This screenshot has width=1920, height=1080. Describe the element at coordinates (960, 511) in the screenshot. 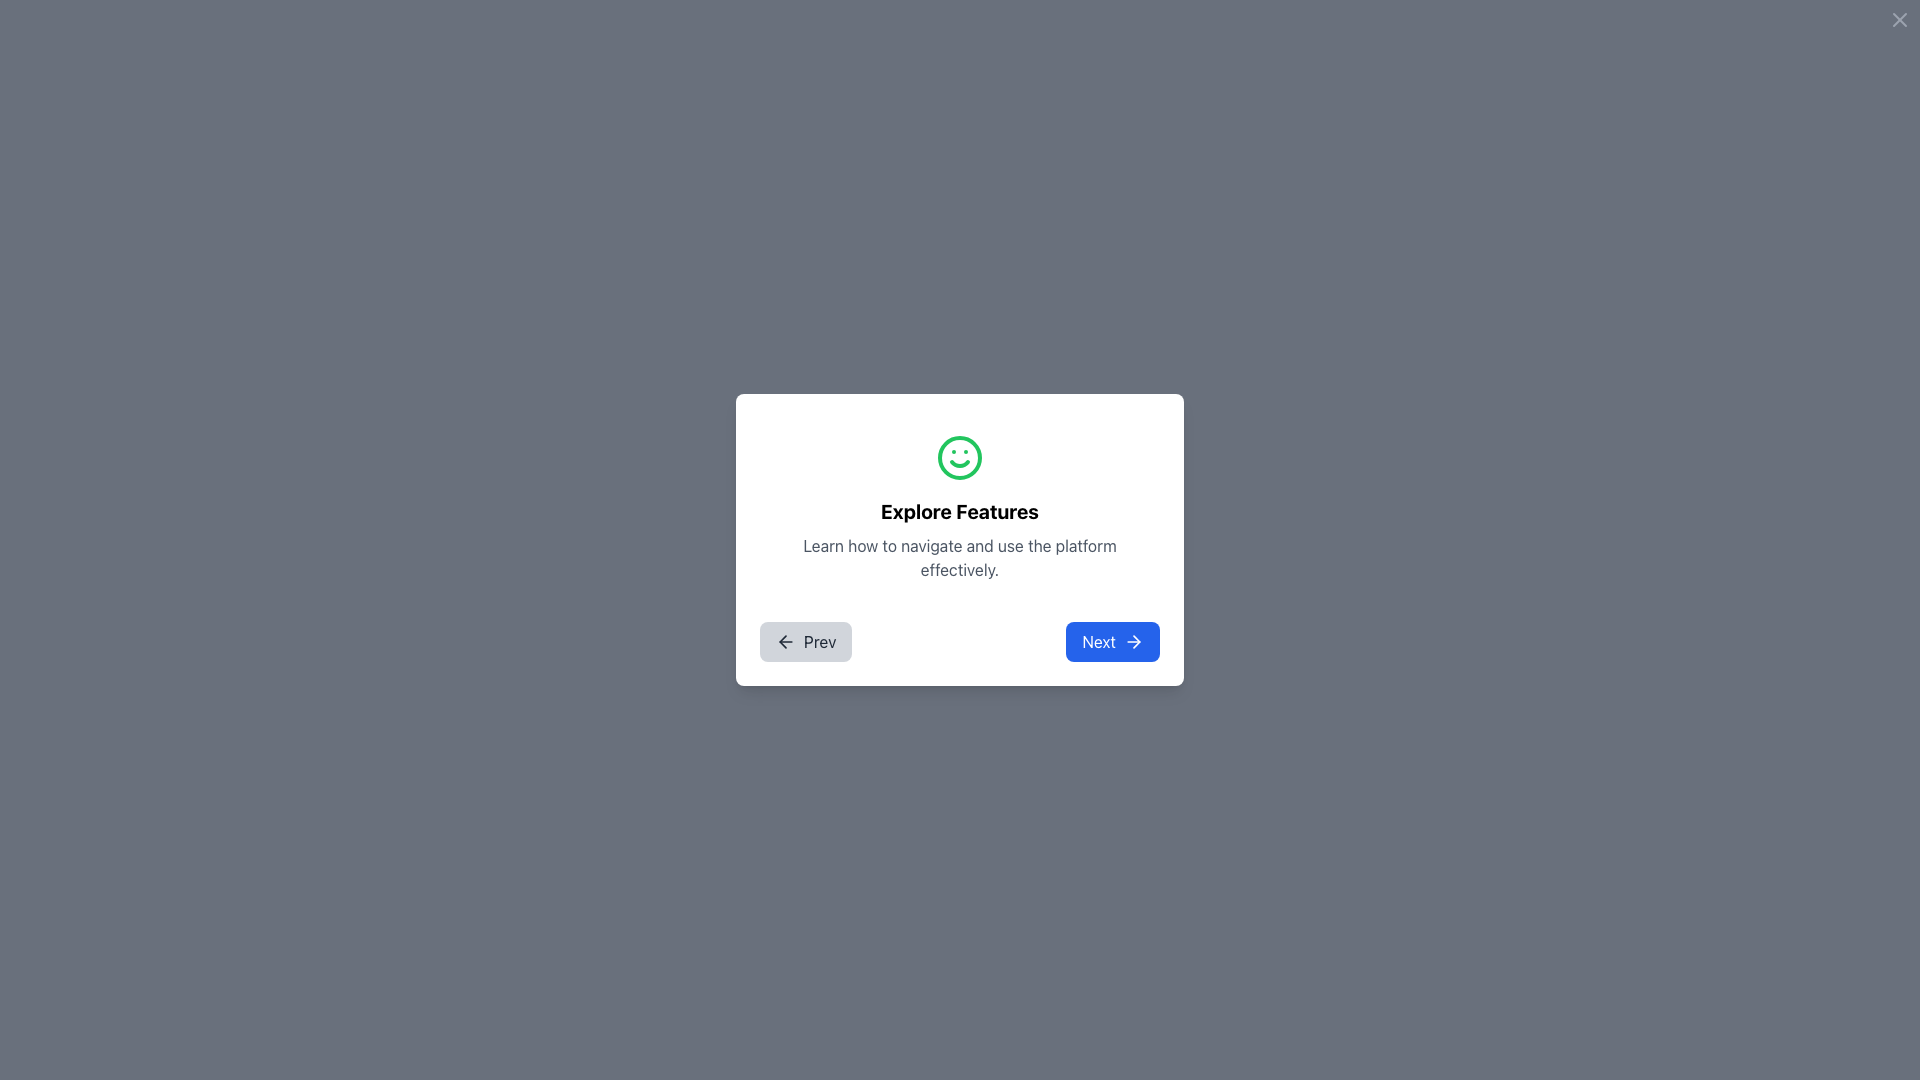

I see `the bold text label reading 'Explore Features', which is centrally positioned below a green smiley icon and above a descriptive text block in a card layout` at that location.